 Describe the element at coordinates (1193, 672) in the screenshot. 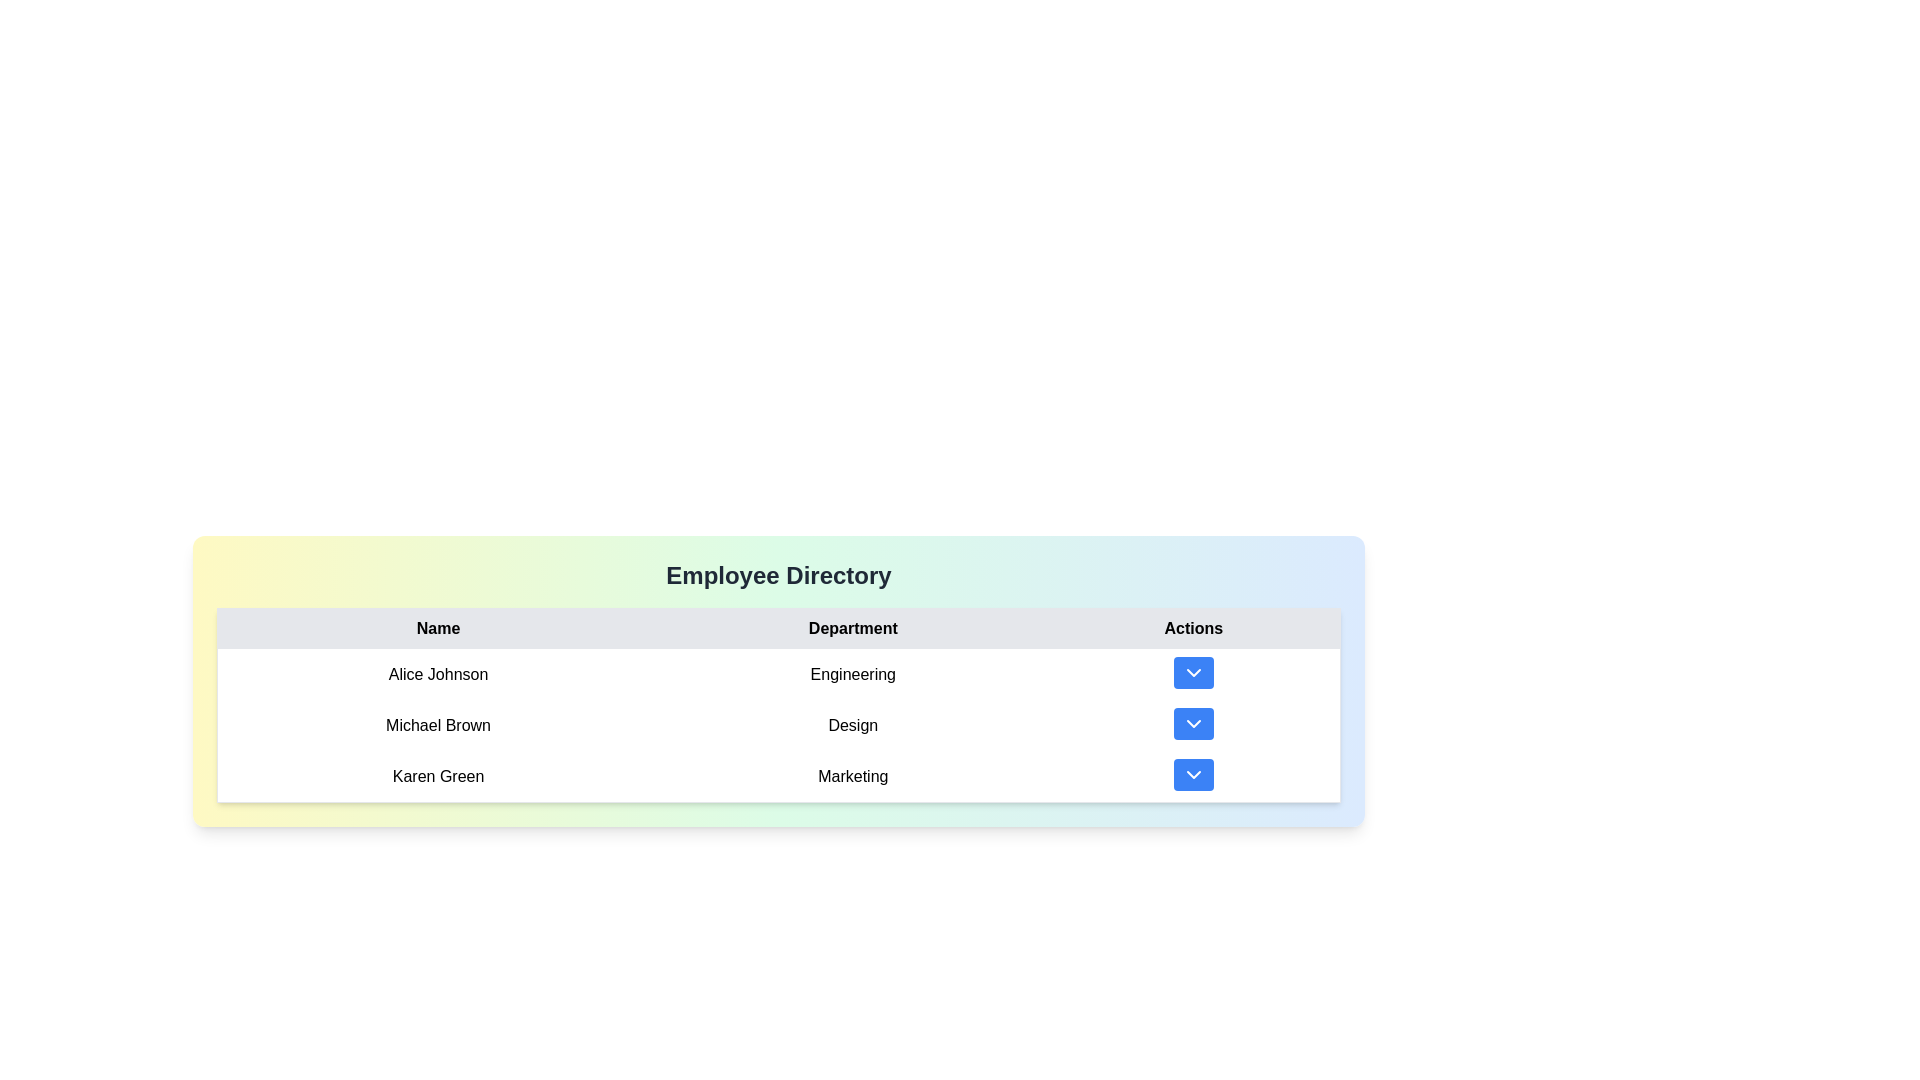

I see `the blue dropdown button with a white downward chevron icon, located in the Actions column of the first row, aligned with the 'Engineering' department entry` at that location.